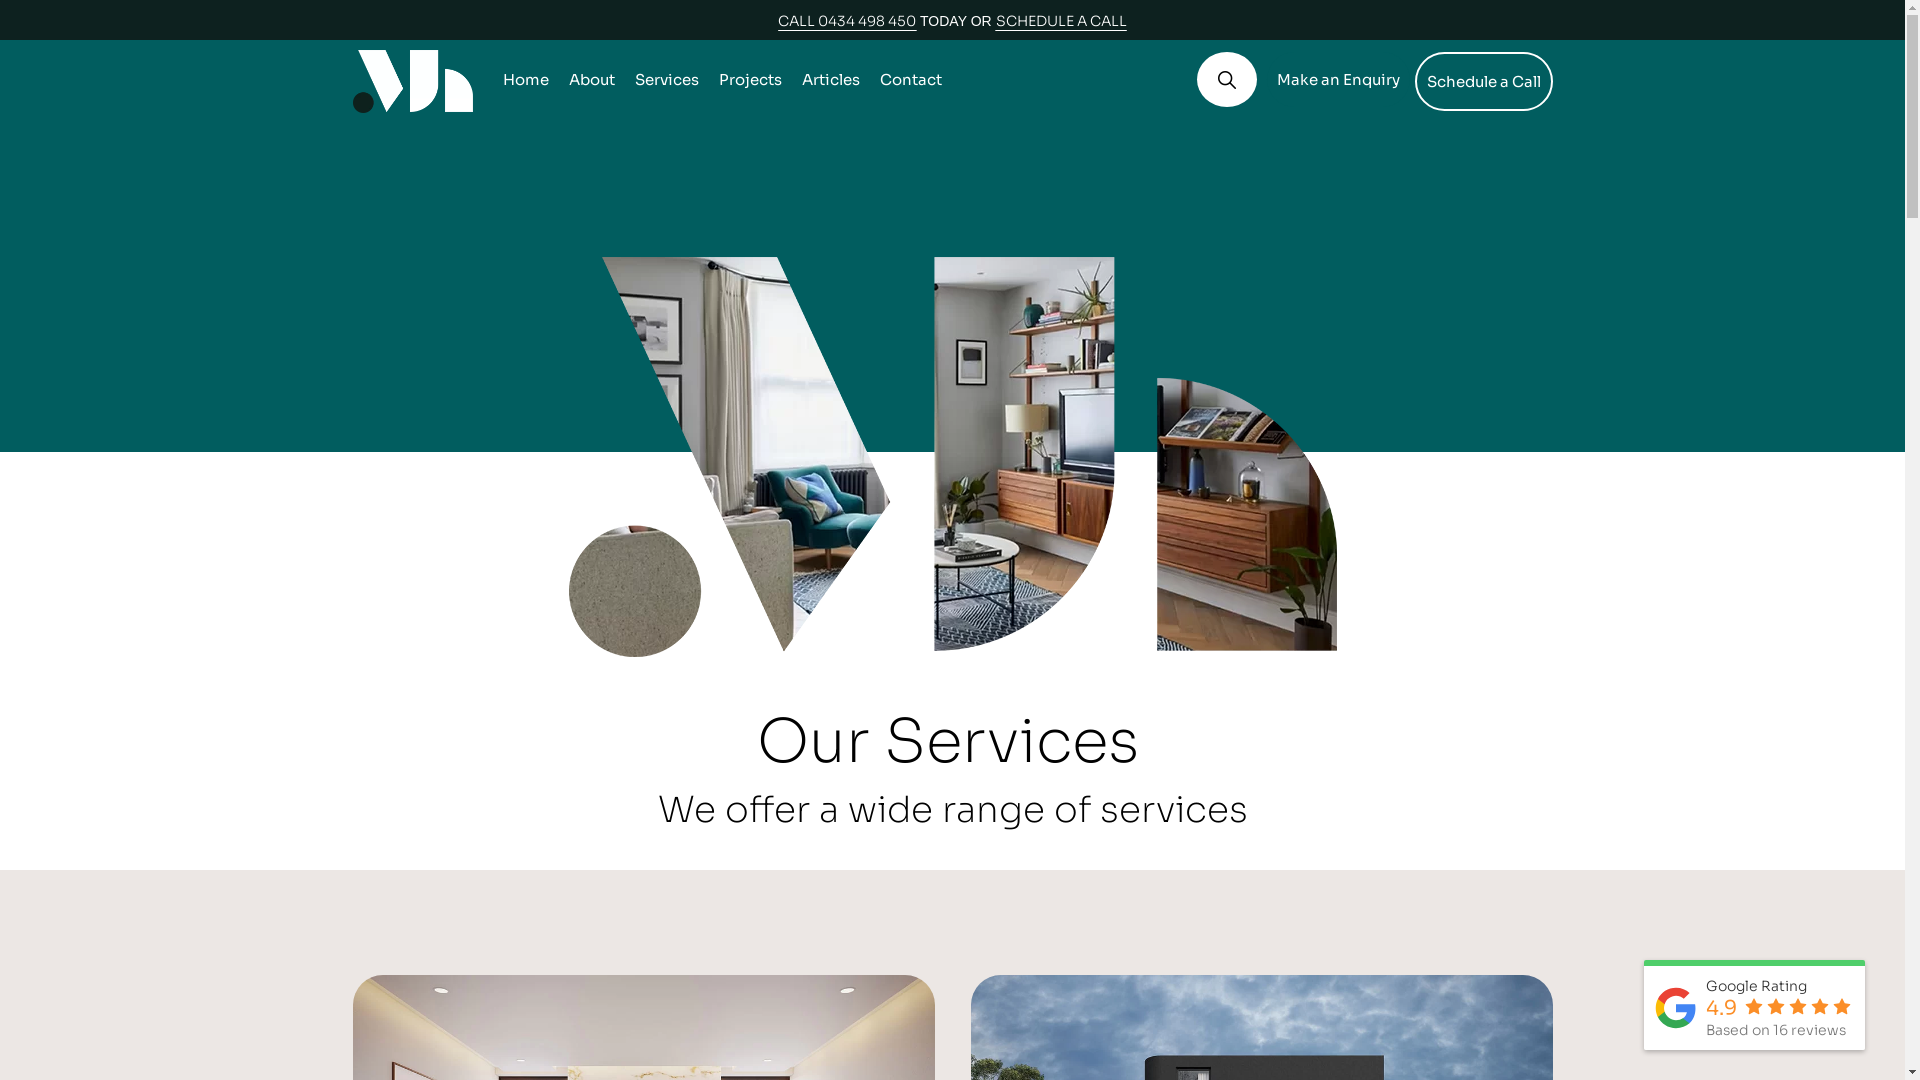 This screenshot has width=1920, height=1080. I want to click on 'Show Search', so click(1224, 78).